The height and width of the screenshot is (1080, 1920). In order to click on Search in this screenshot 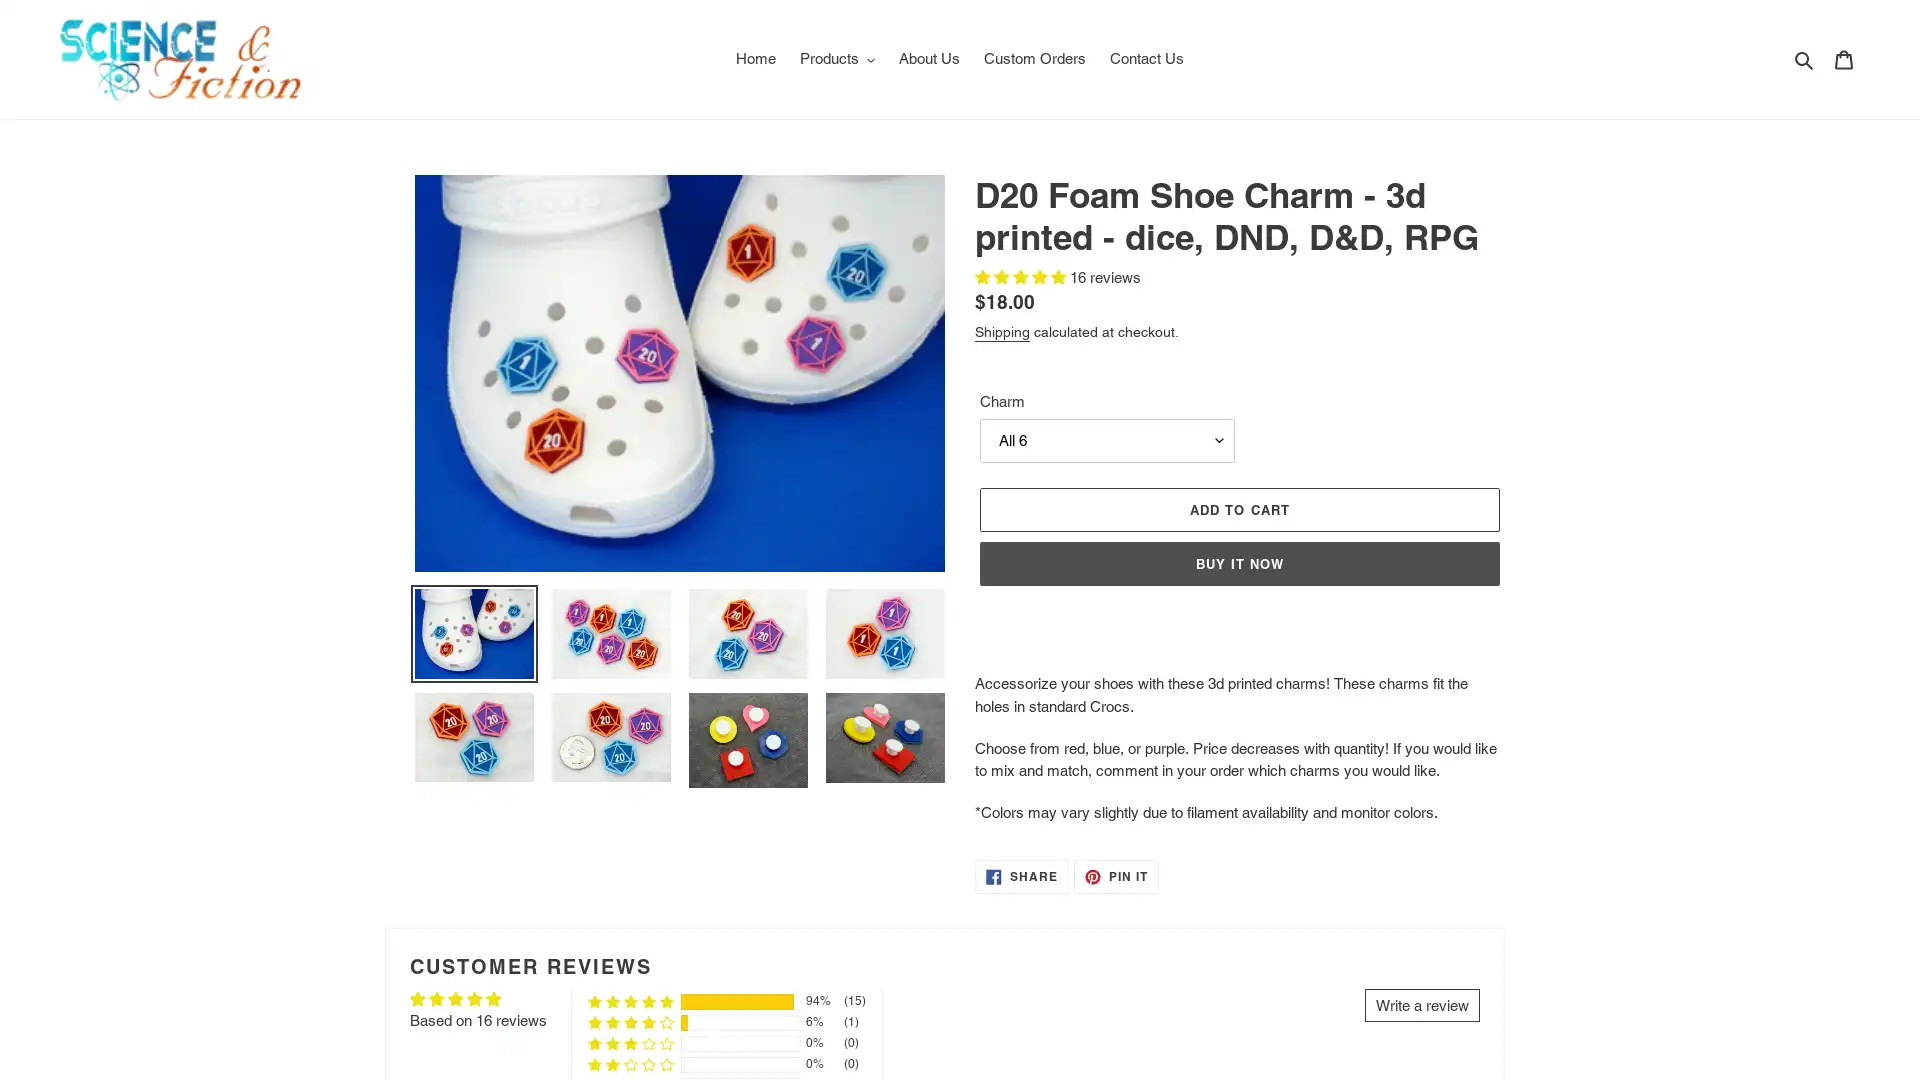, I will do `click(1805, 57)`.